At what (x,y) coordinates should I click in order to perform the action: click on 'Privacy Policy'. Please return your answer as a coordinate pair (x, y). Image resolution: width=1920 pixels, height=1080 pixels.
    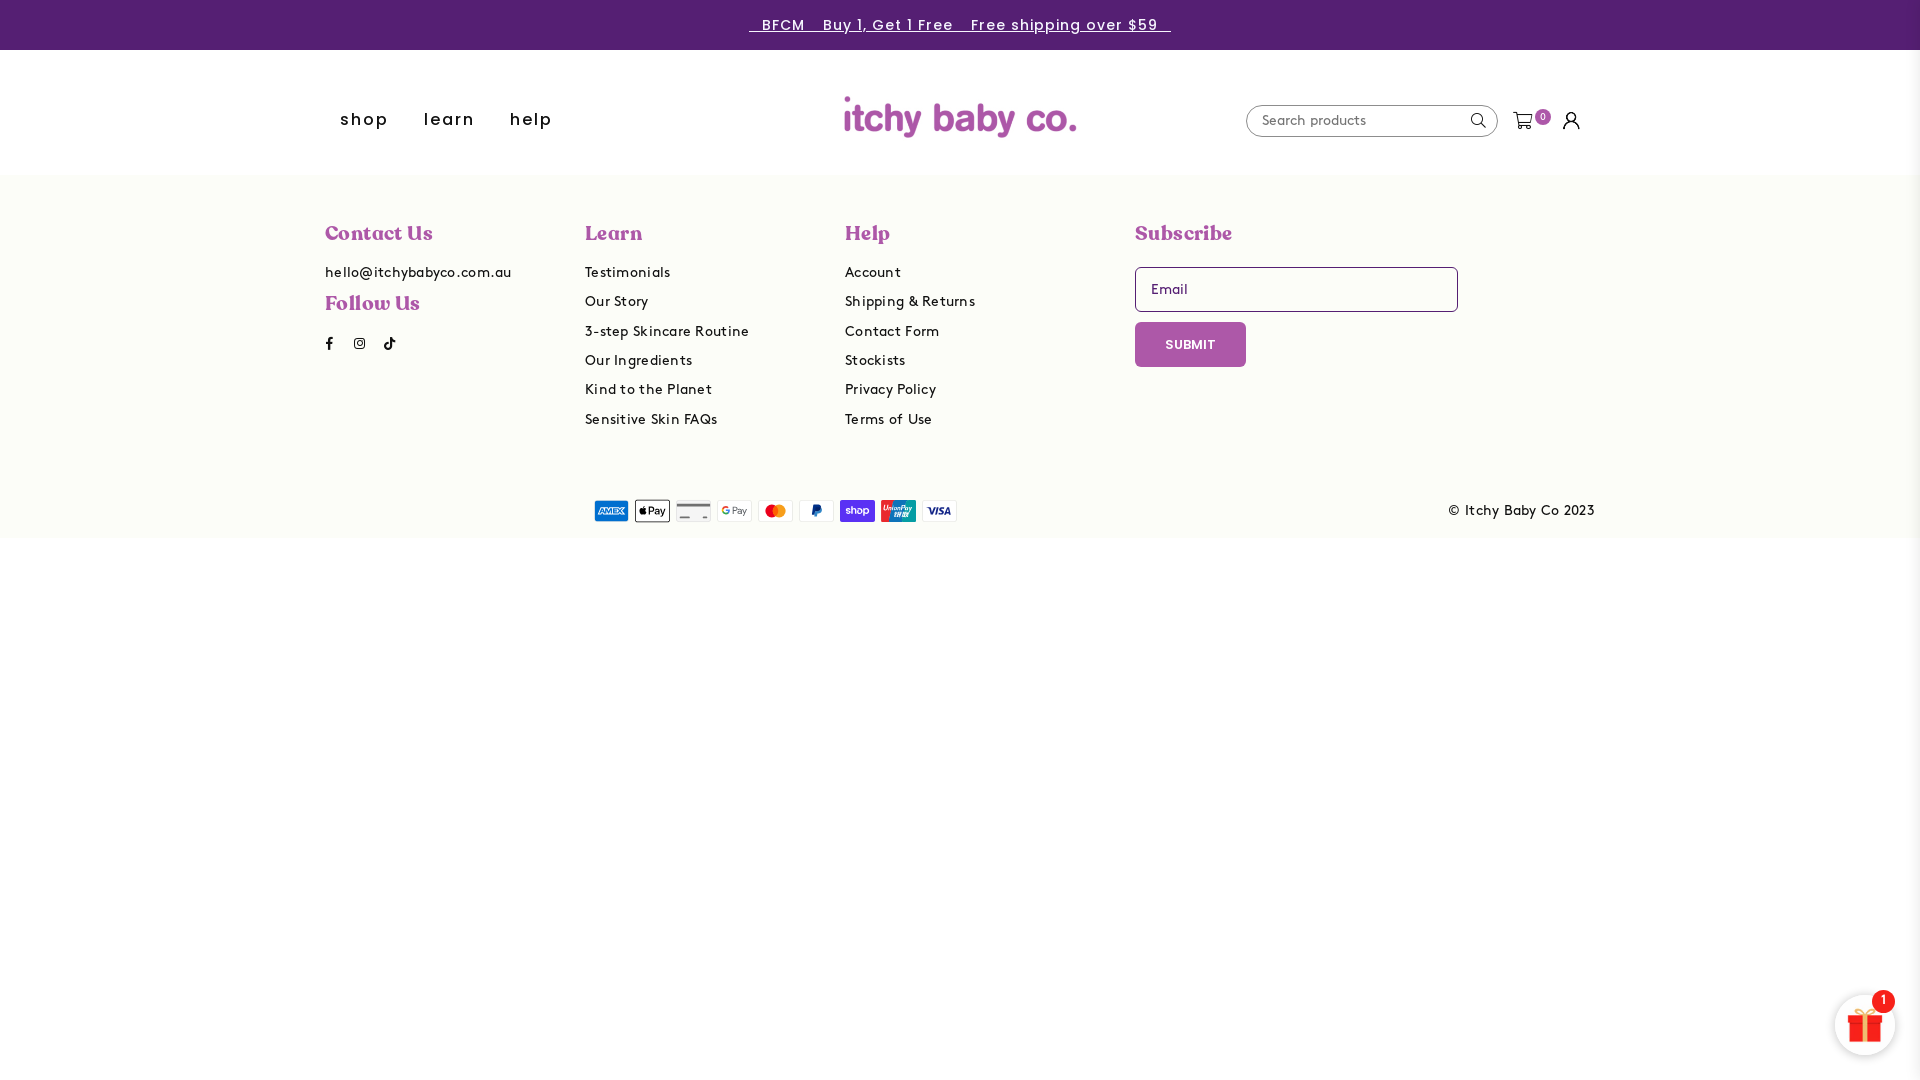
    Looking at the image, I should click on (889, 389).